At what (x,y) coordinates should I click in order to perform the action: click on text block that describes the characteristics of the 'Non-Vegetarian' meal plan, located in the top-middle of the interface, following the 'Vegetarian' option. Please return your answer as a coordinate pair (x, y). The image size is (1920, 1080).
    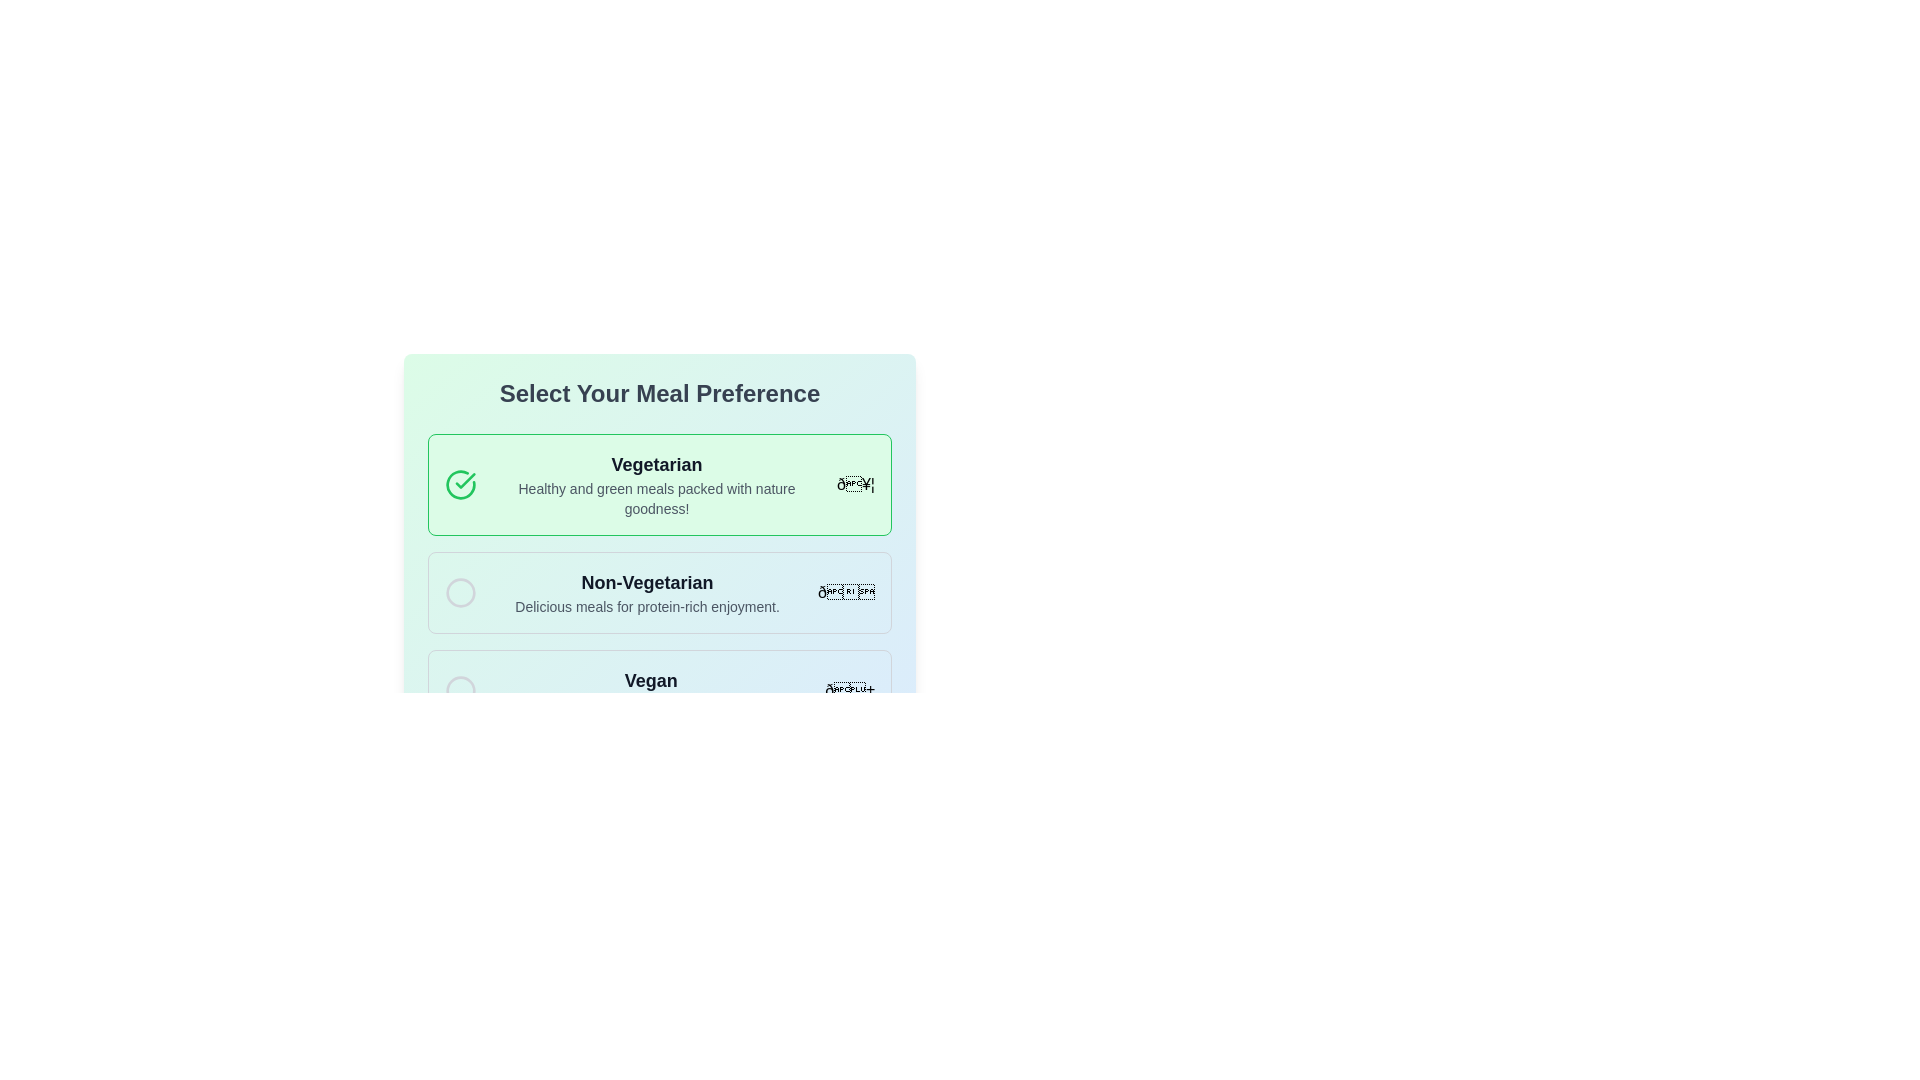
    Looking at the image, I should click on (647, 592).